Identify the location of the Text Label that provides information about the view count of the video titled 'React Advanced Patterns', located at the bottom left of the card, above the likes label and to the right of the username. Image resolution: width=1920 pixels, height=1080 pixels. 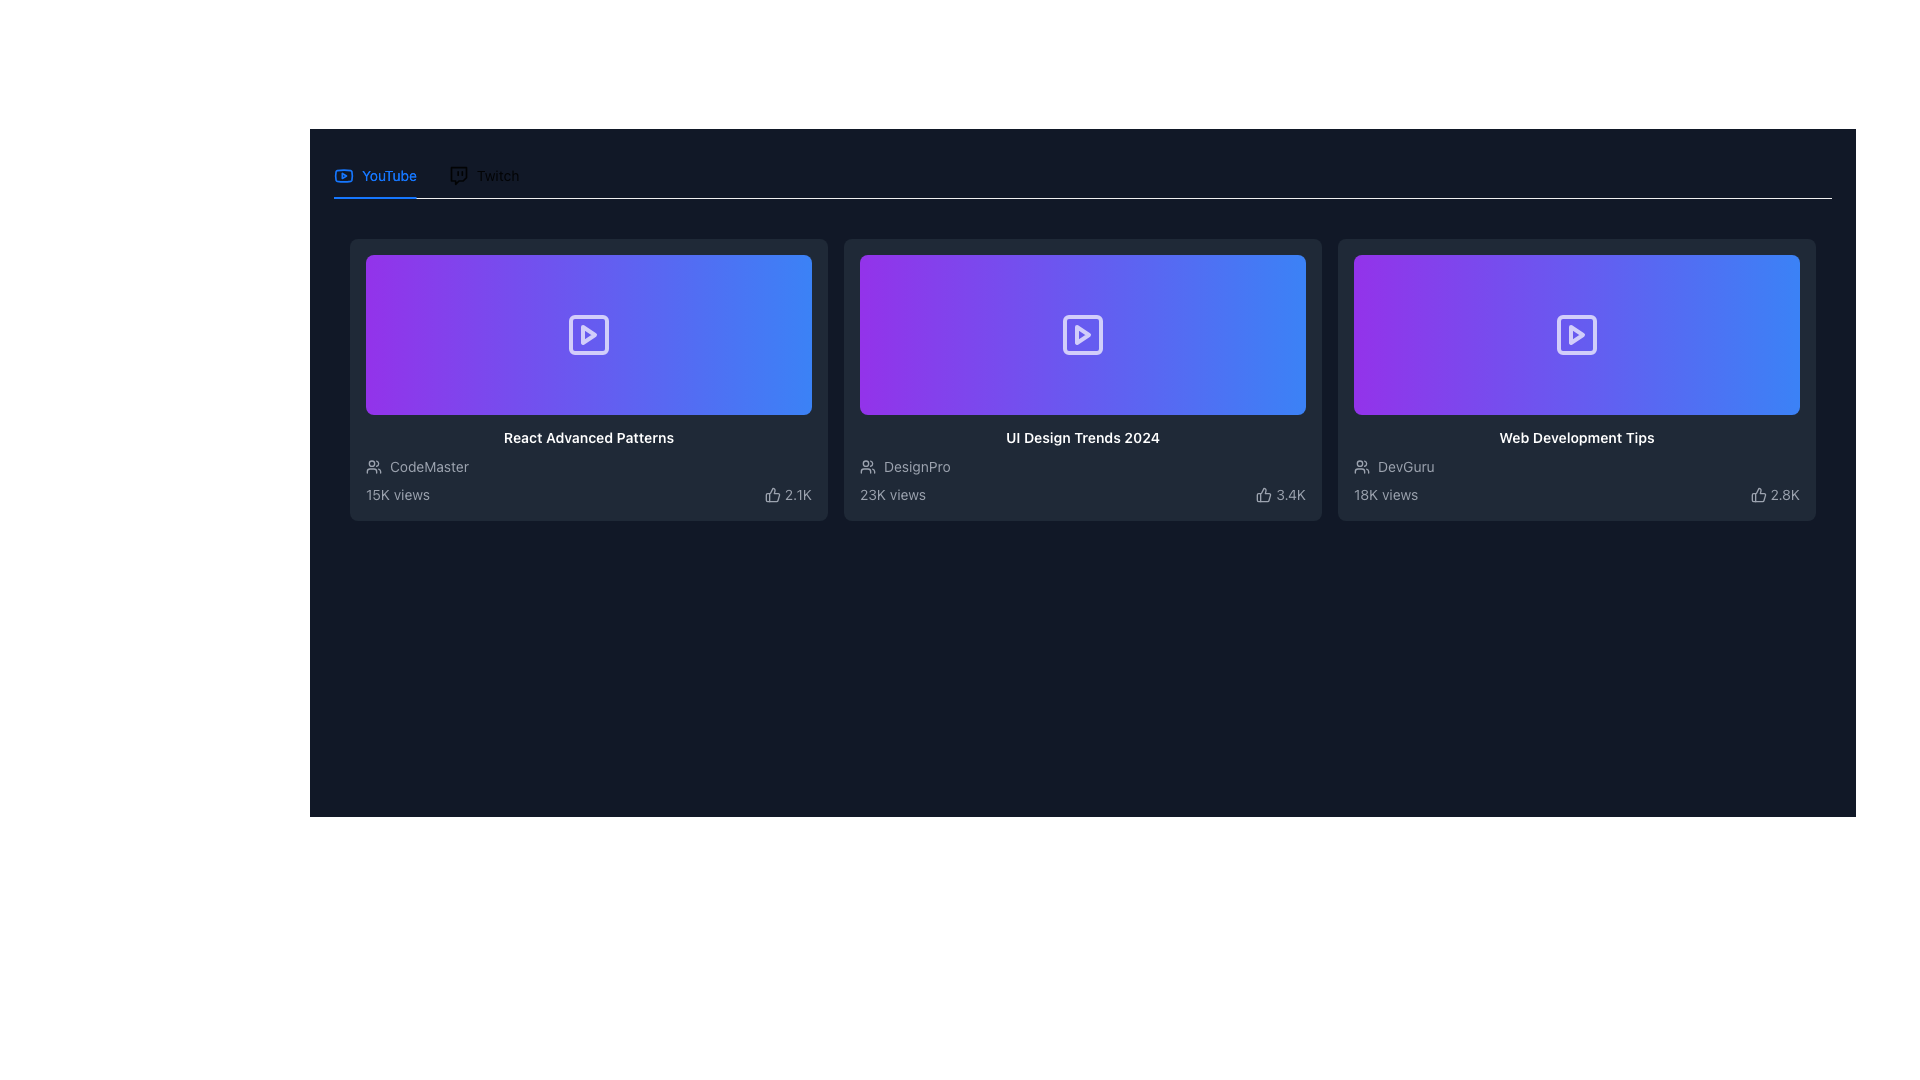
(398, 494).